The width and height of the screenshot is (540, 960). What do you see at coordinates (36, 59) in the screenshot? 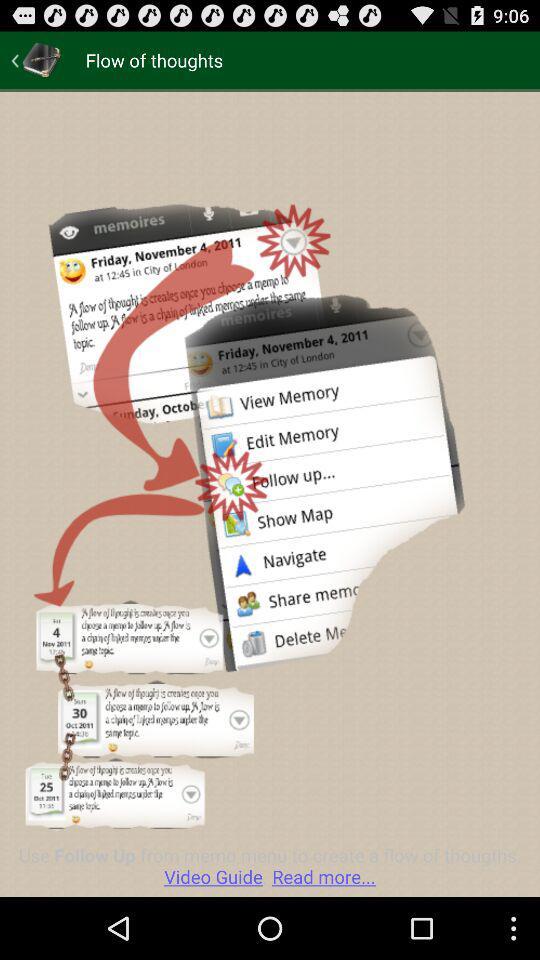
I see `go back` at bounding box center [36, 59].